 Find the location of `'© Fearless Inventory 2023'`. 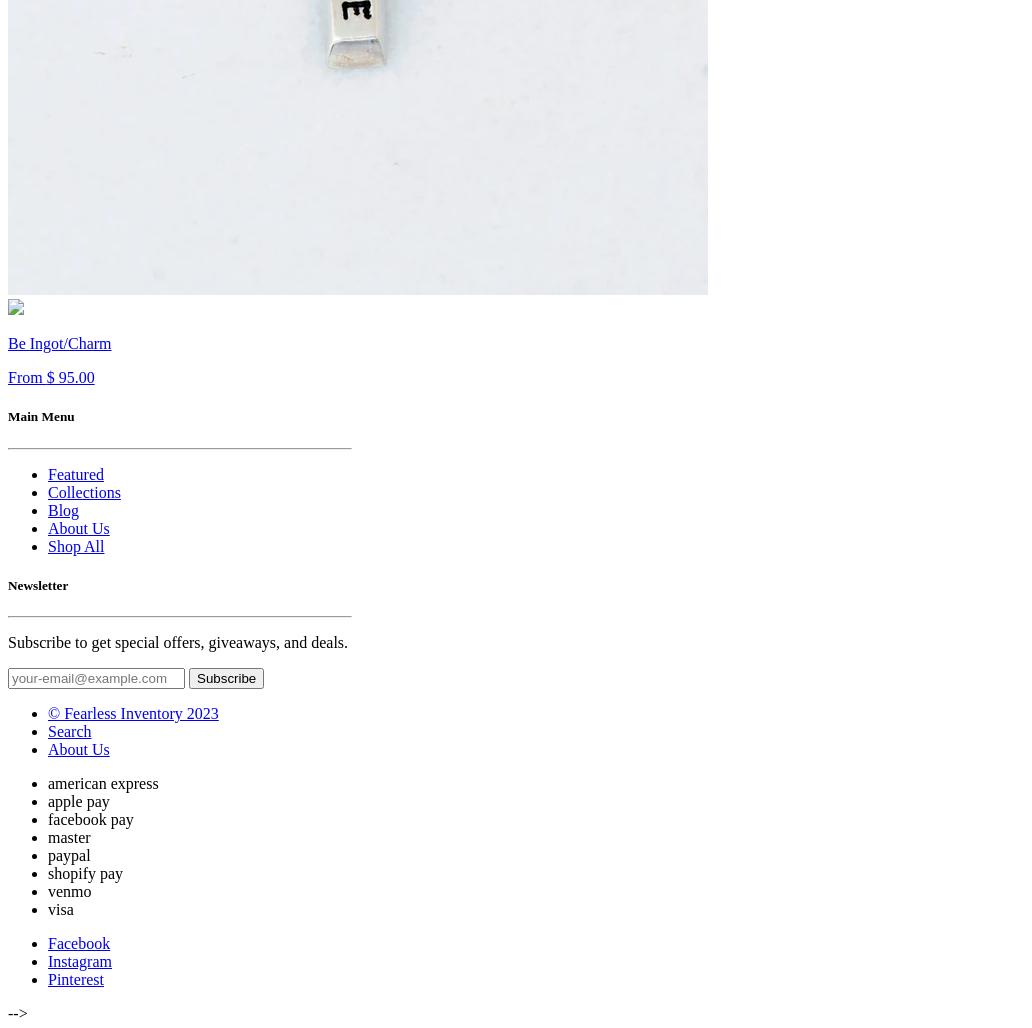

'© Fearless Inventory 2023' is located at coordinates (132, 711).